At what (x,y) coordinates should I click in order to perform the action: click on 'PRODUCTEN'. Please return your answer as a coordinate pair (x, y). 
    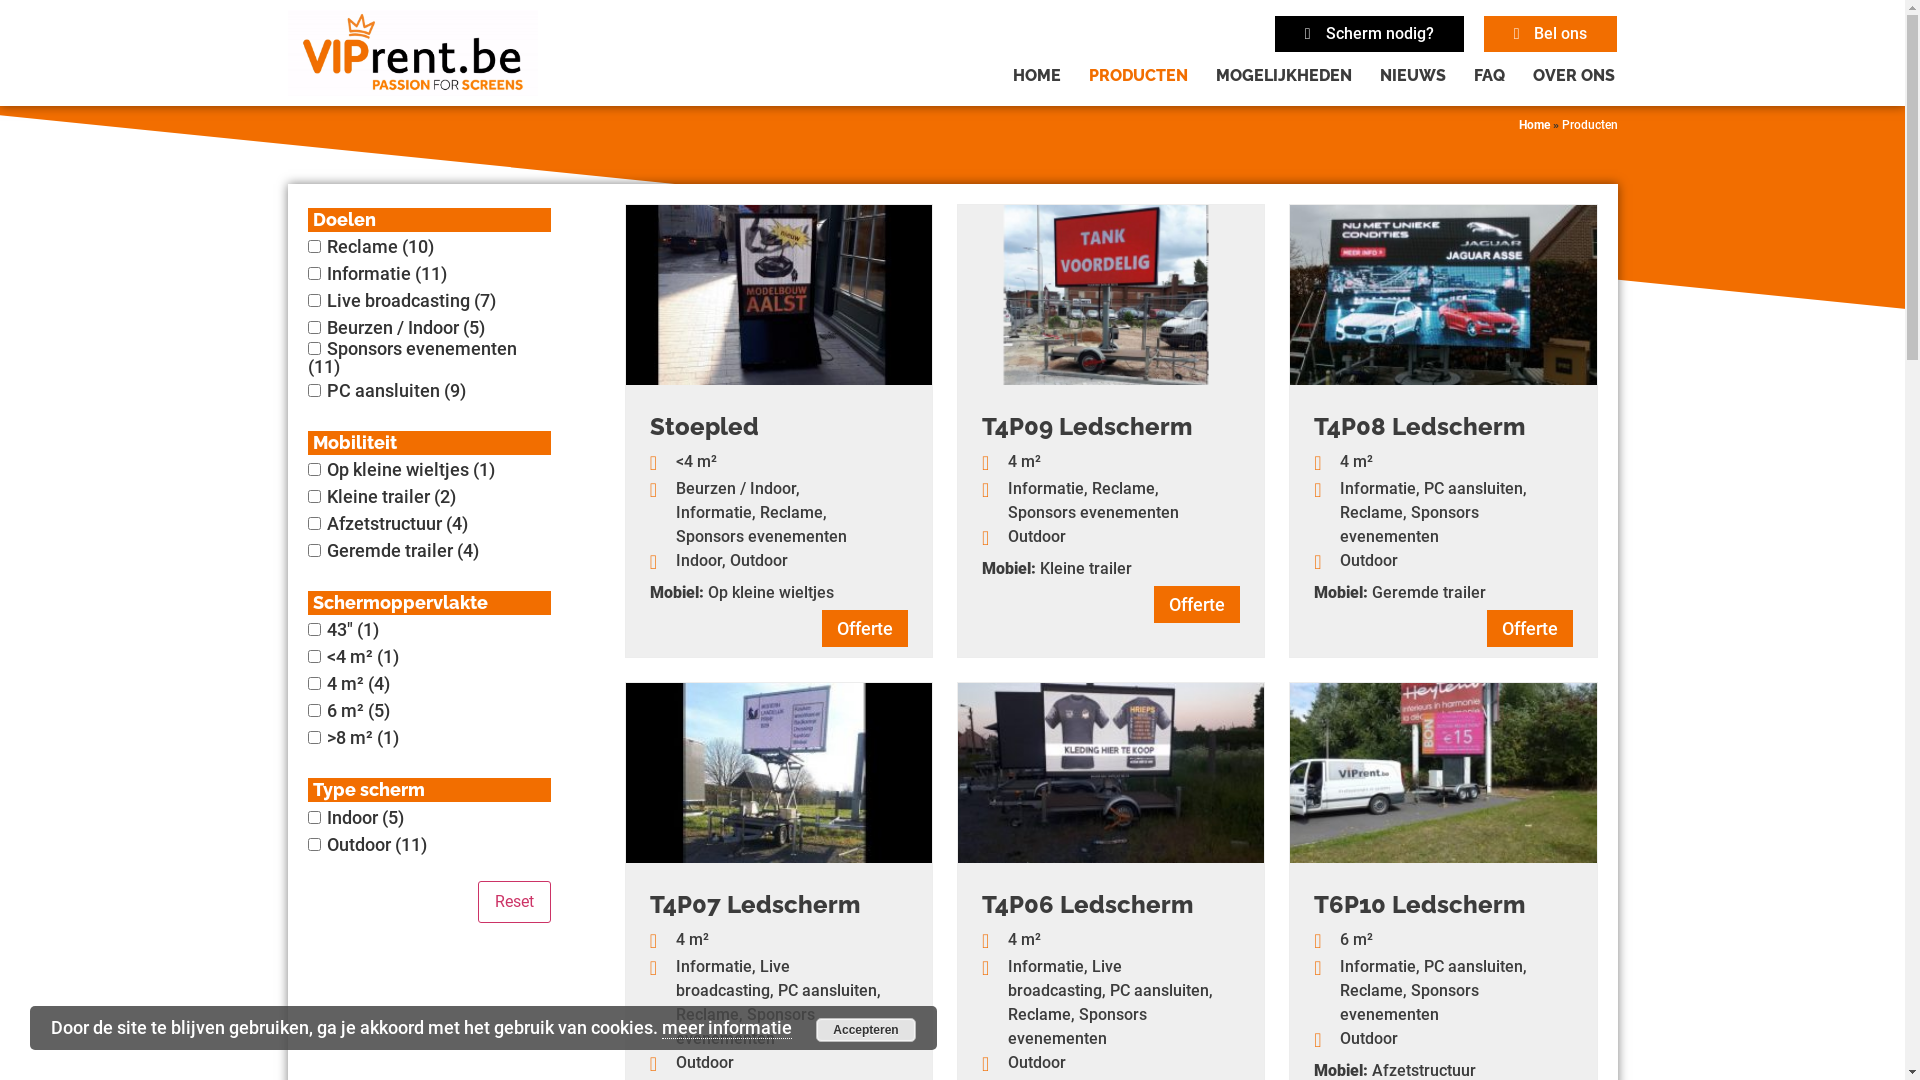
    Looking at the image, I should click on (1138, 75).